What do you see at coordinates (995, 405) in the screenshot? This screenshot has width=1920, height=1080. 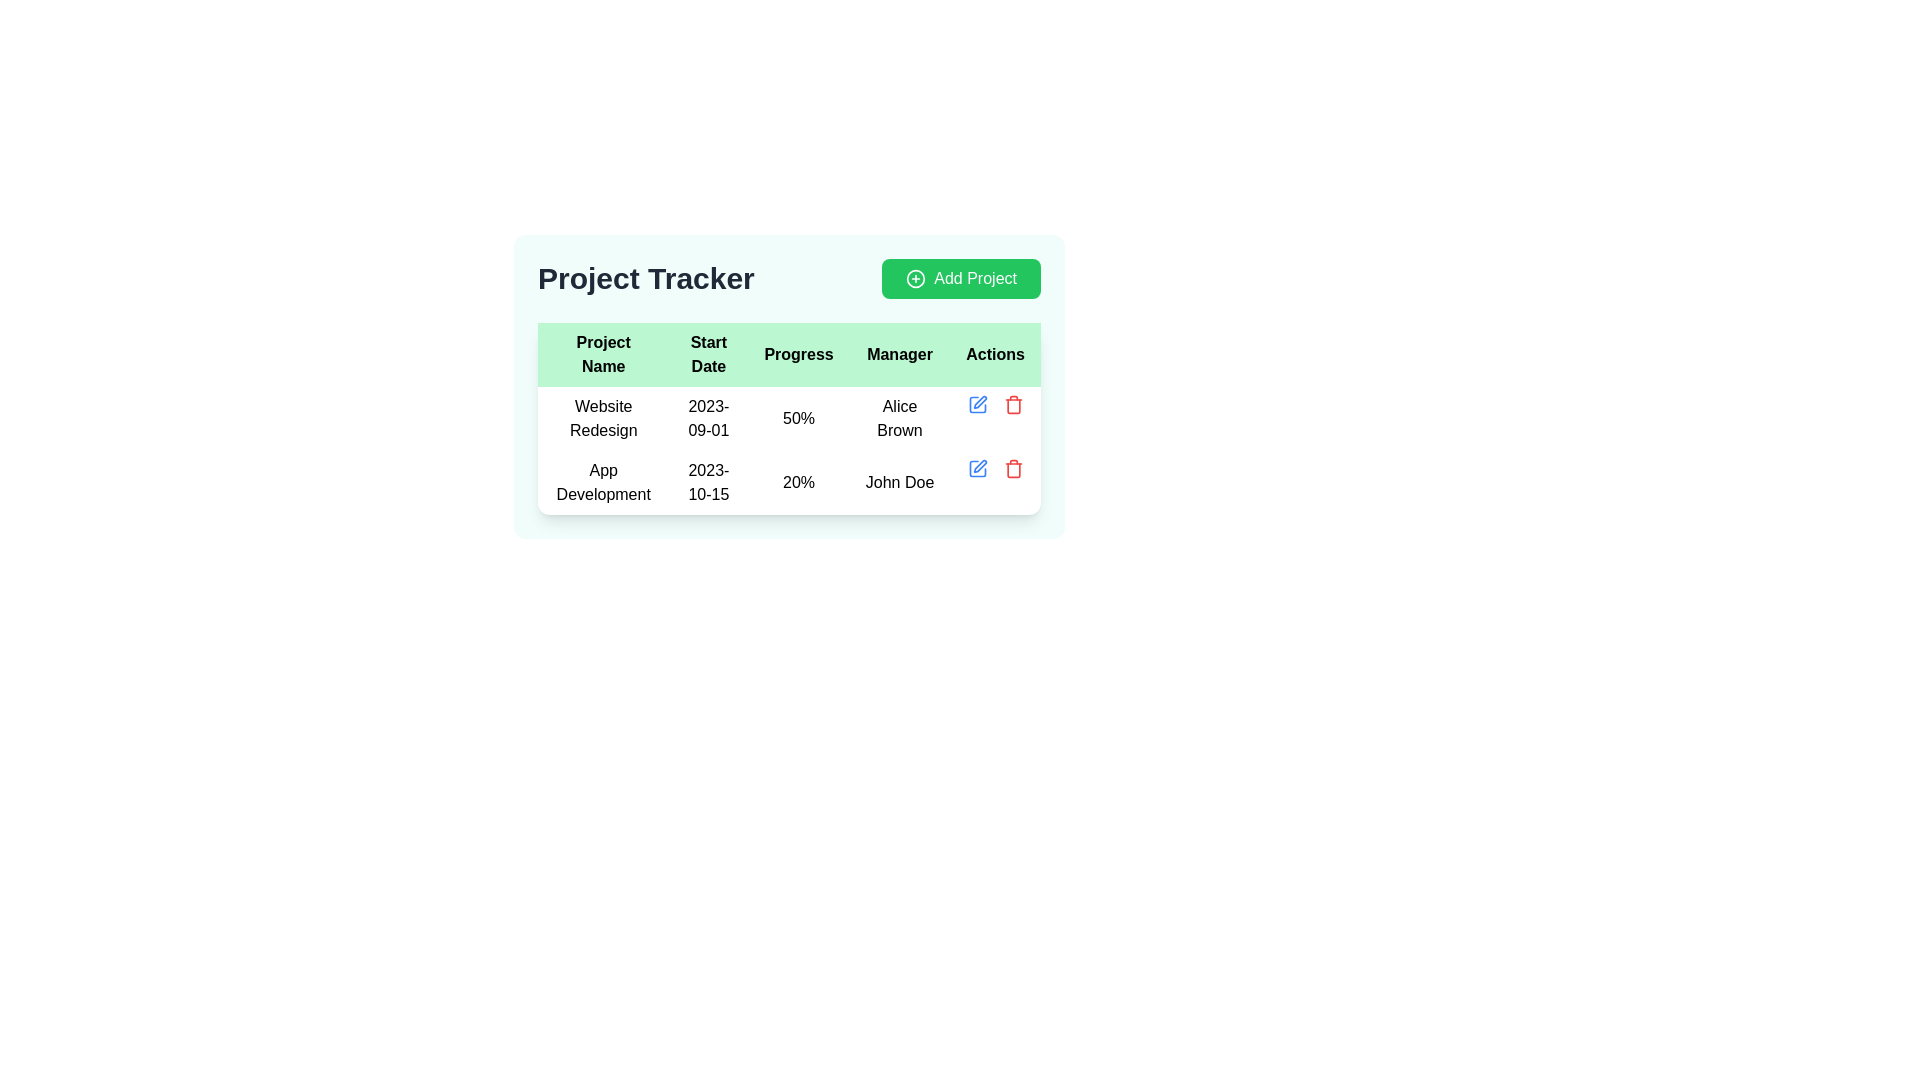 I see `the interactive icons representing actions for the 'Website Redesign' project entry` at bounding box center [995, 405].